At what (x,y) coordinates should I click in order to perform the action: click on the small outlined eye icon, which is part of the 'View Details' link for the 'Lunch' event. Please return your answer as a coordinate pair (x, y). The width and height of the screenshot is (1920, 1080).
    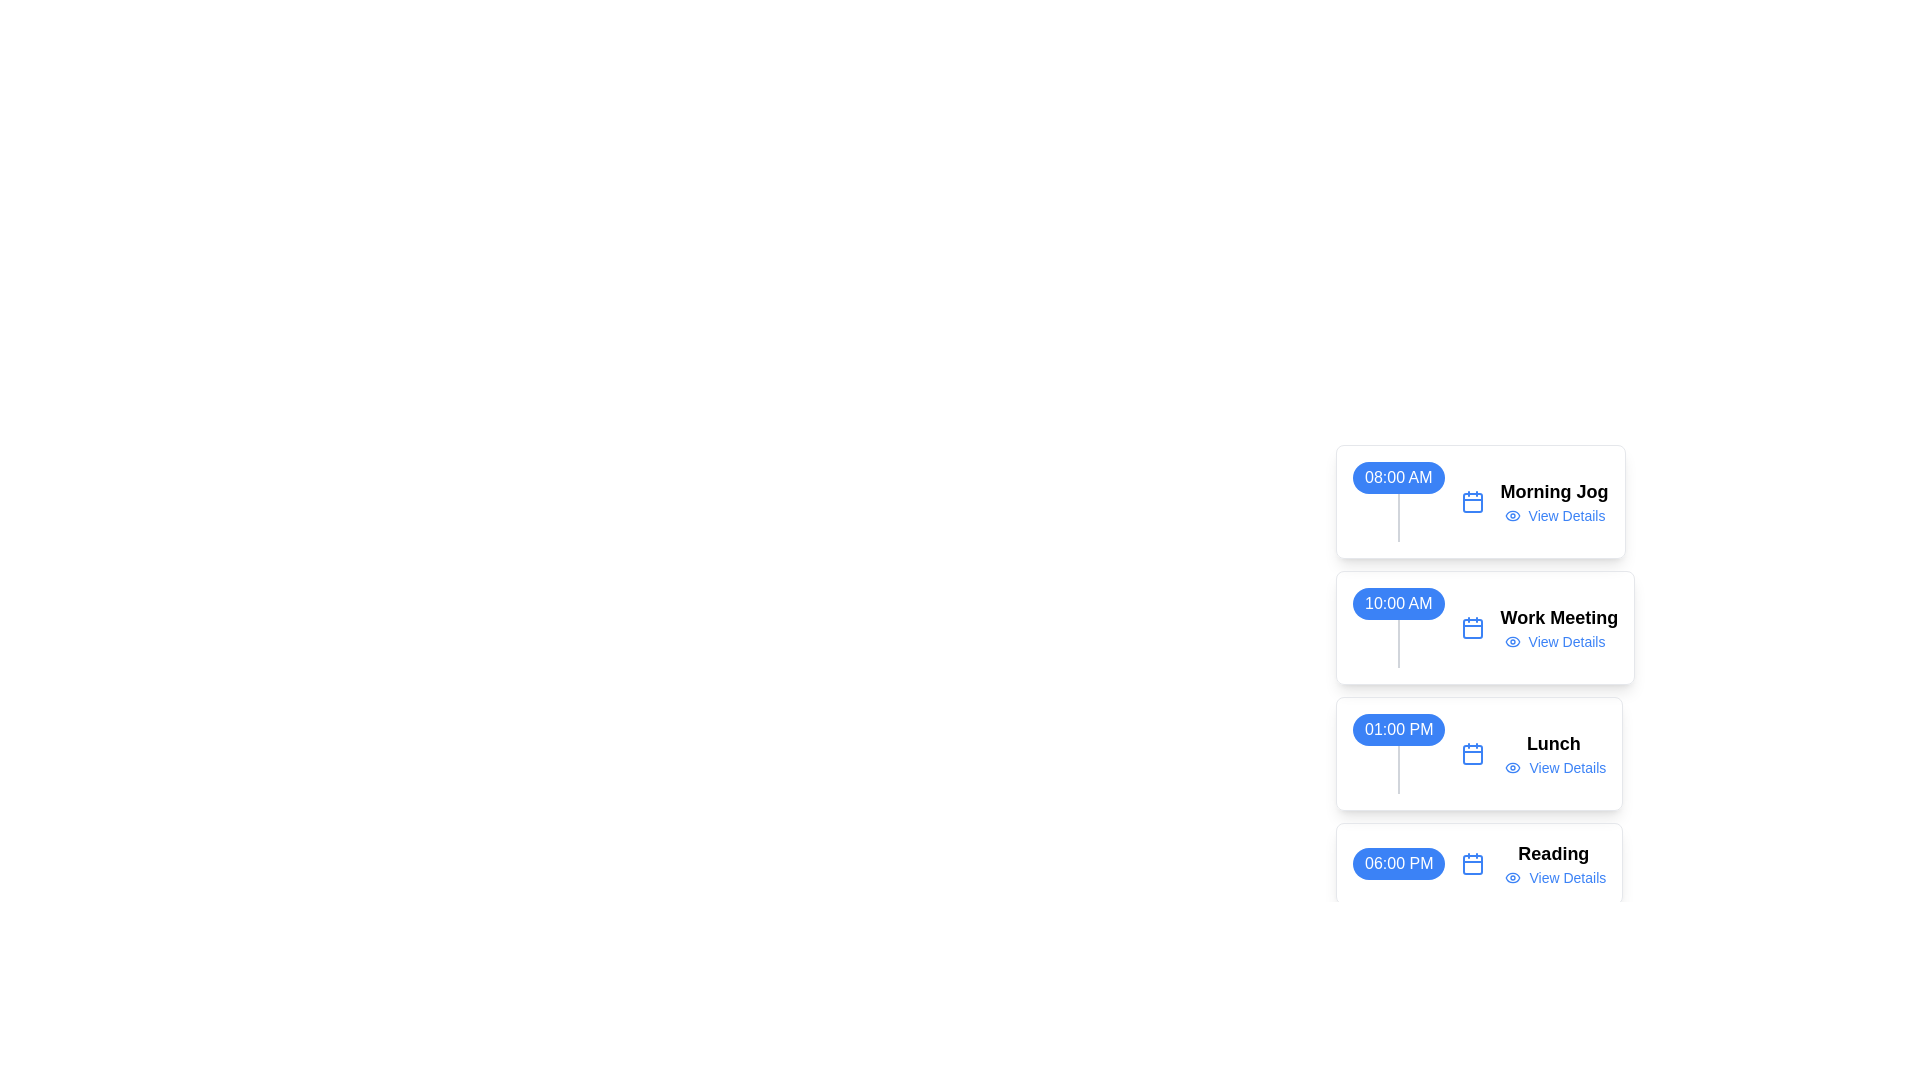
    Looking at the image, I should click on (1513, 766).